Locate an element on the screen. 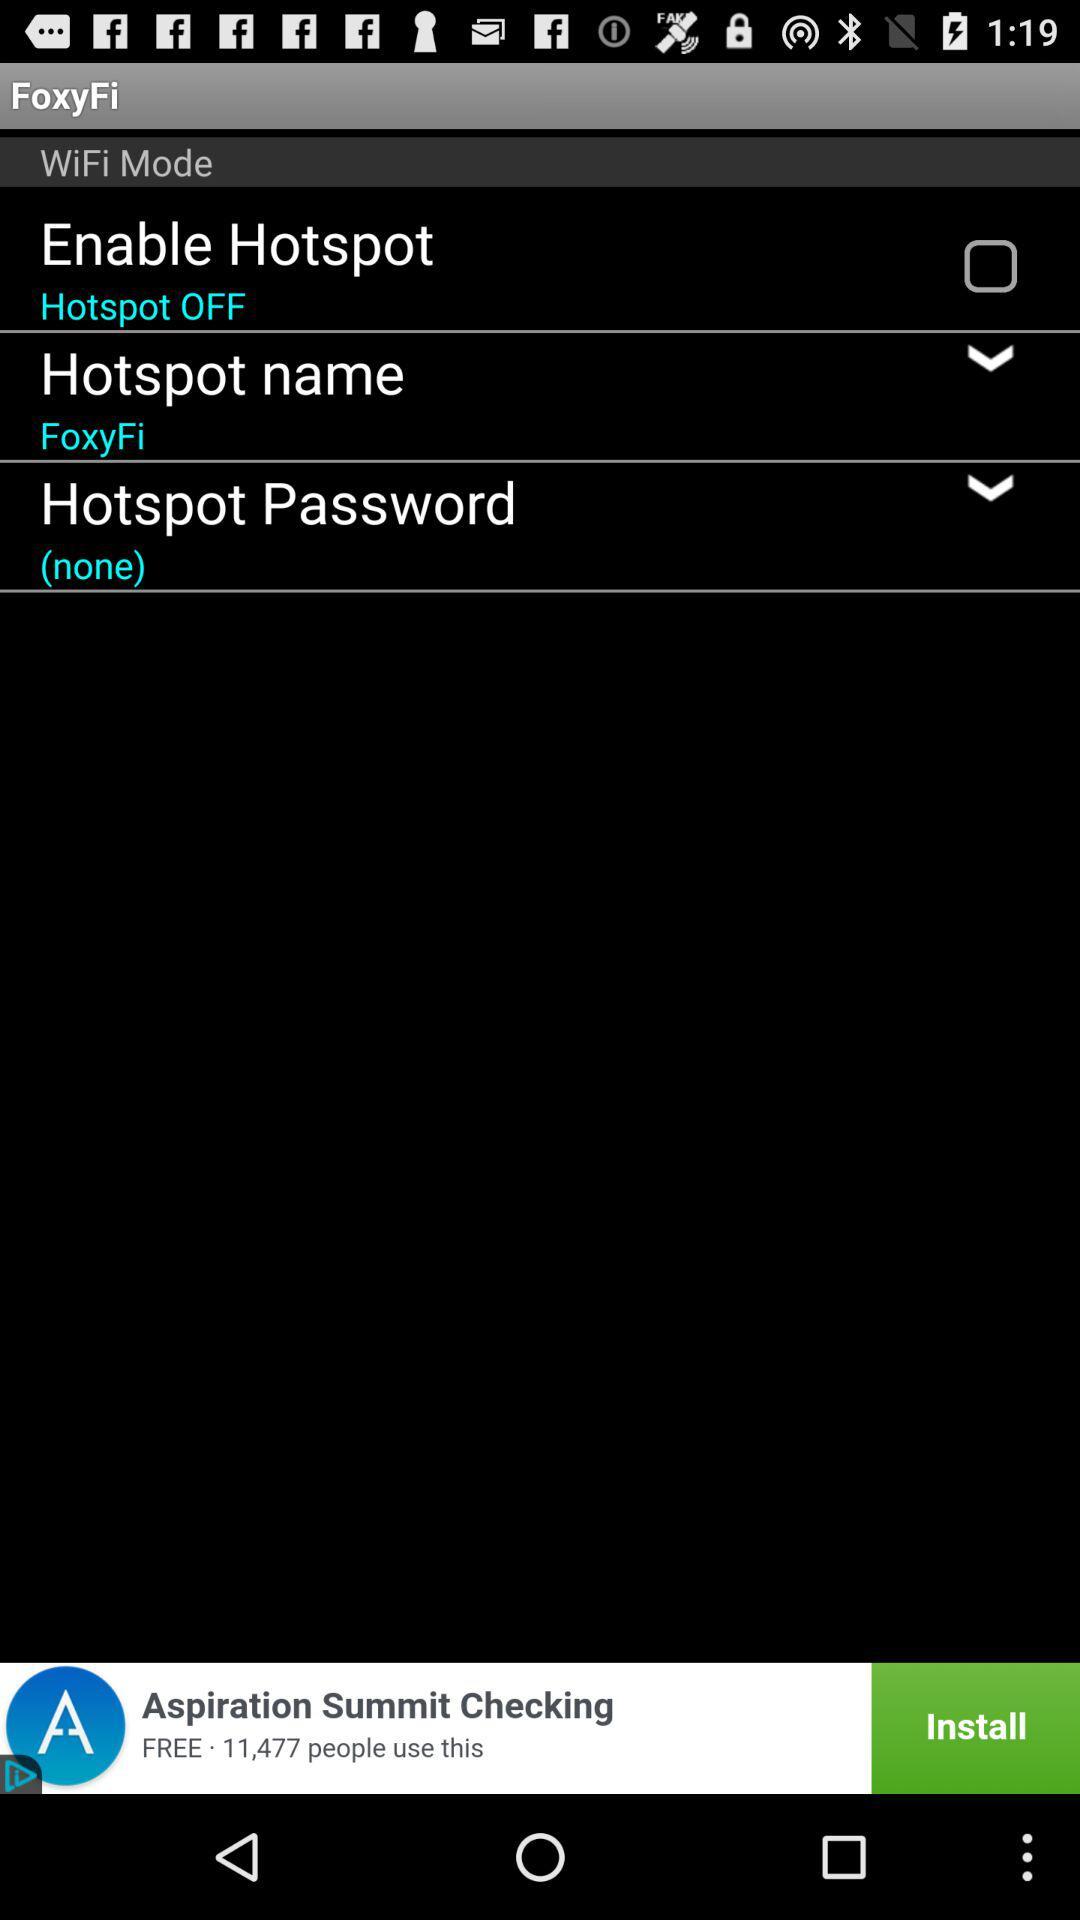  details about advertisement is located at coordinates (540, 1727).